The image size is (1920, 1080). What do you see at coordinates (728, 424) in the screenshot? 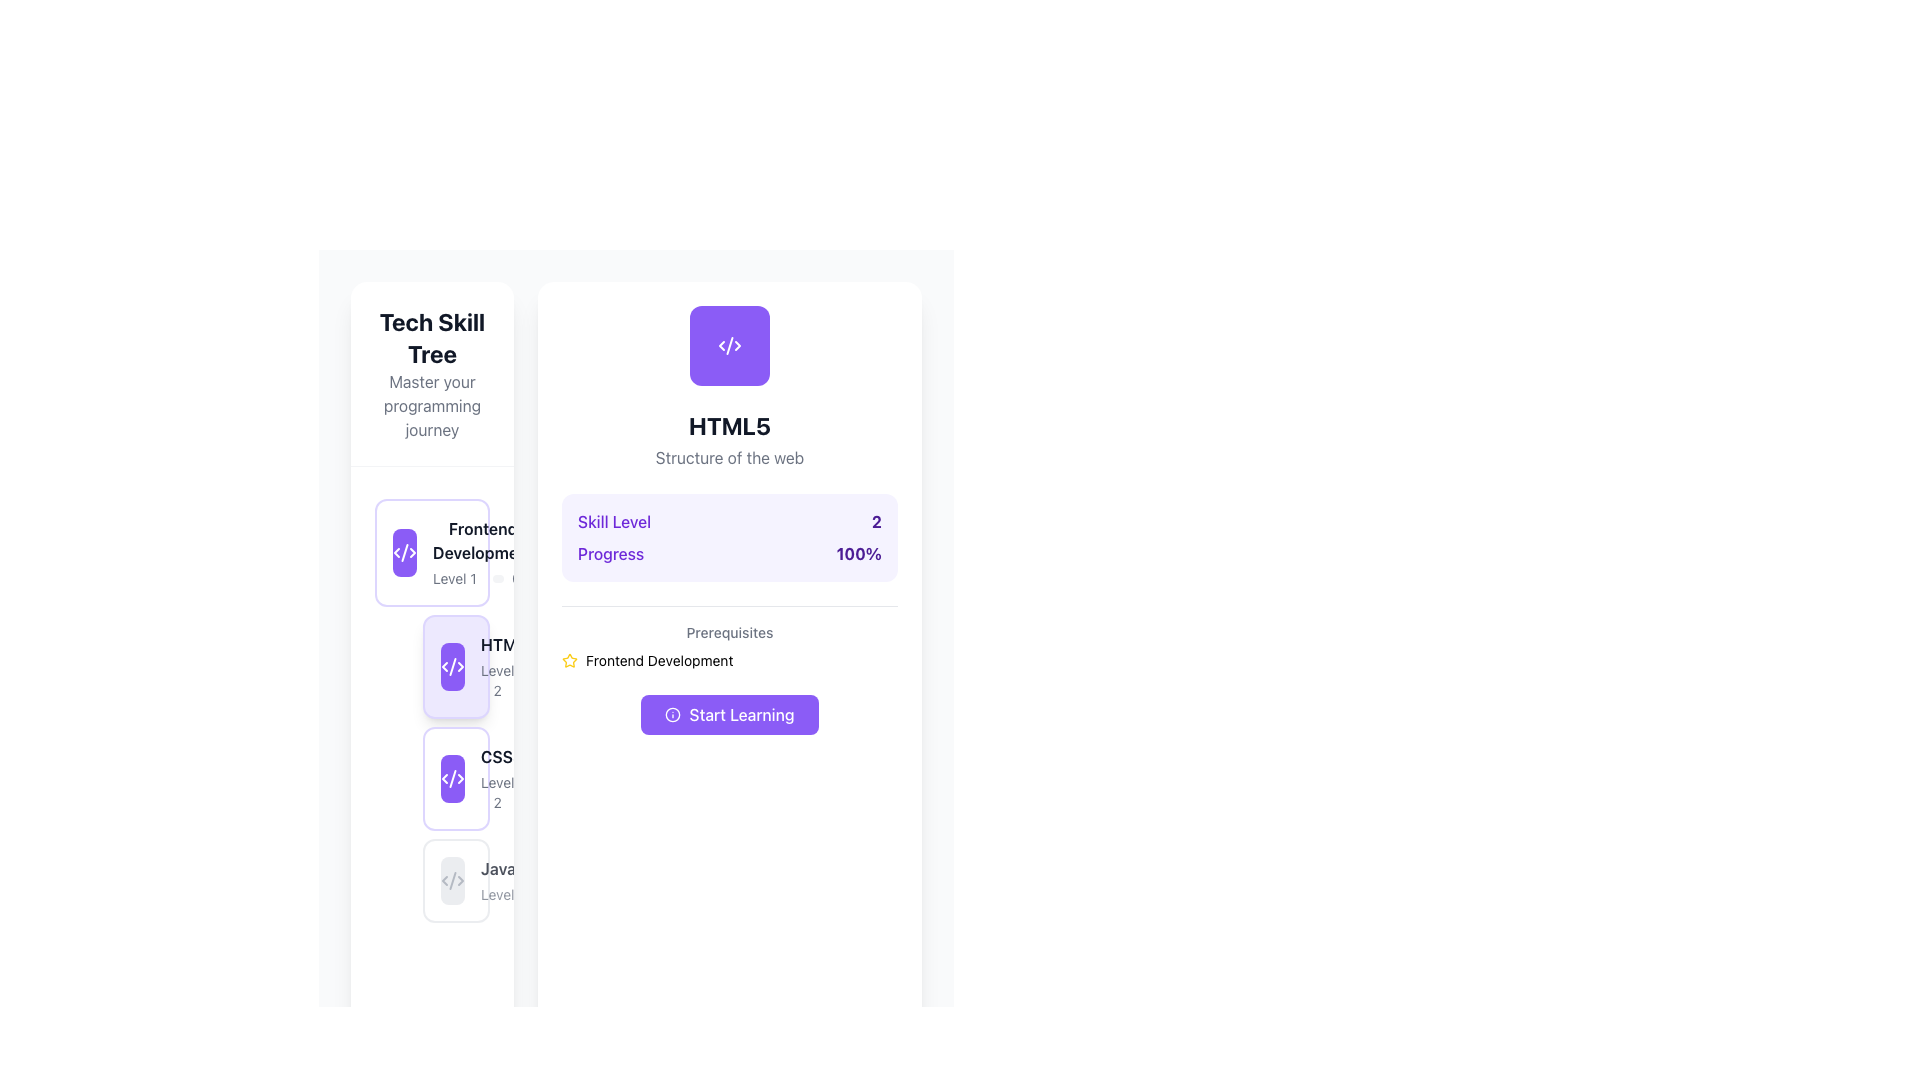
I see `the title text element labeled 'HTML5', which is positioned at the top center of the card, directly below an icon and above the descriptive text 'Structure of the web'` at bounding box center [728, 424].